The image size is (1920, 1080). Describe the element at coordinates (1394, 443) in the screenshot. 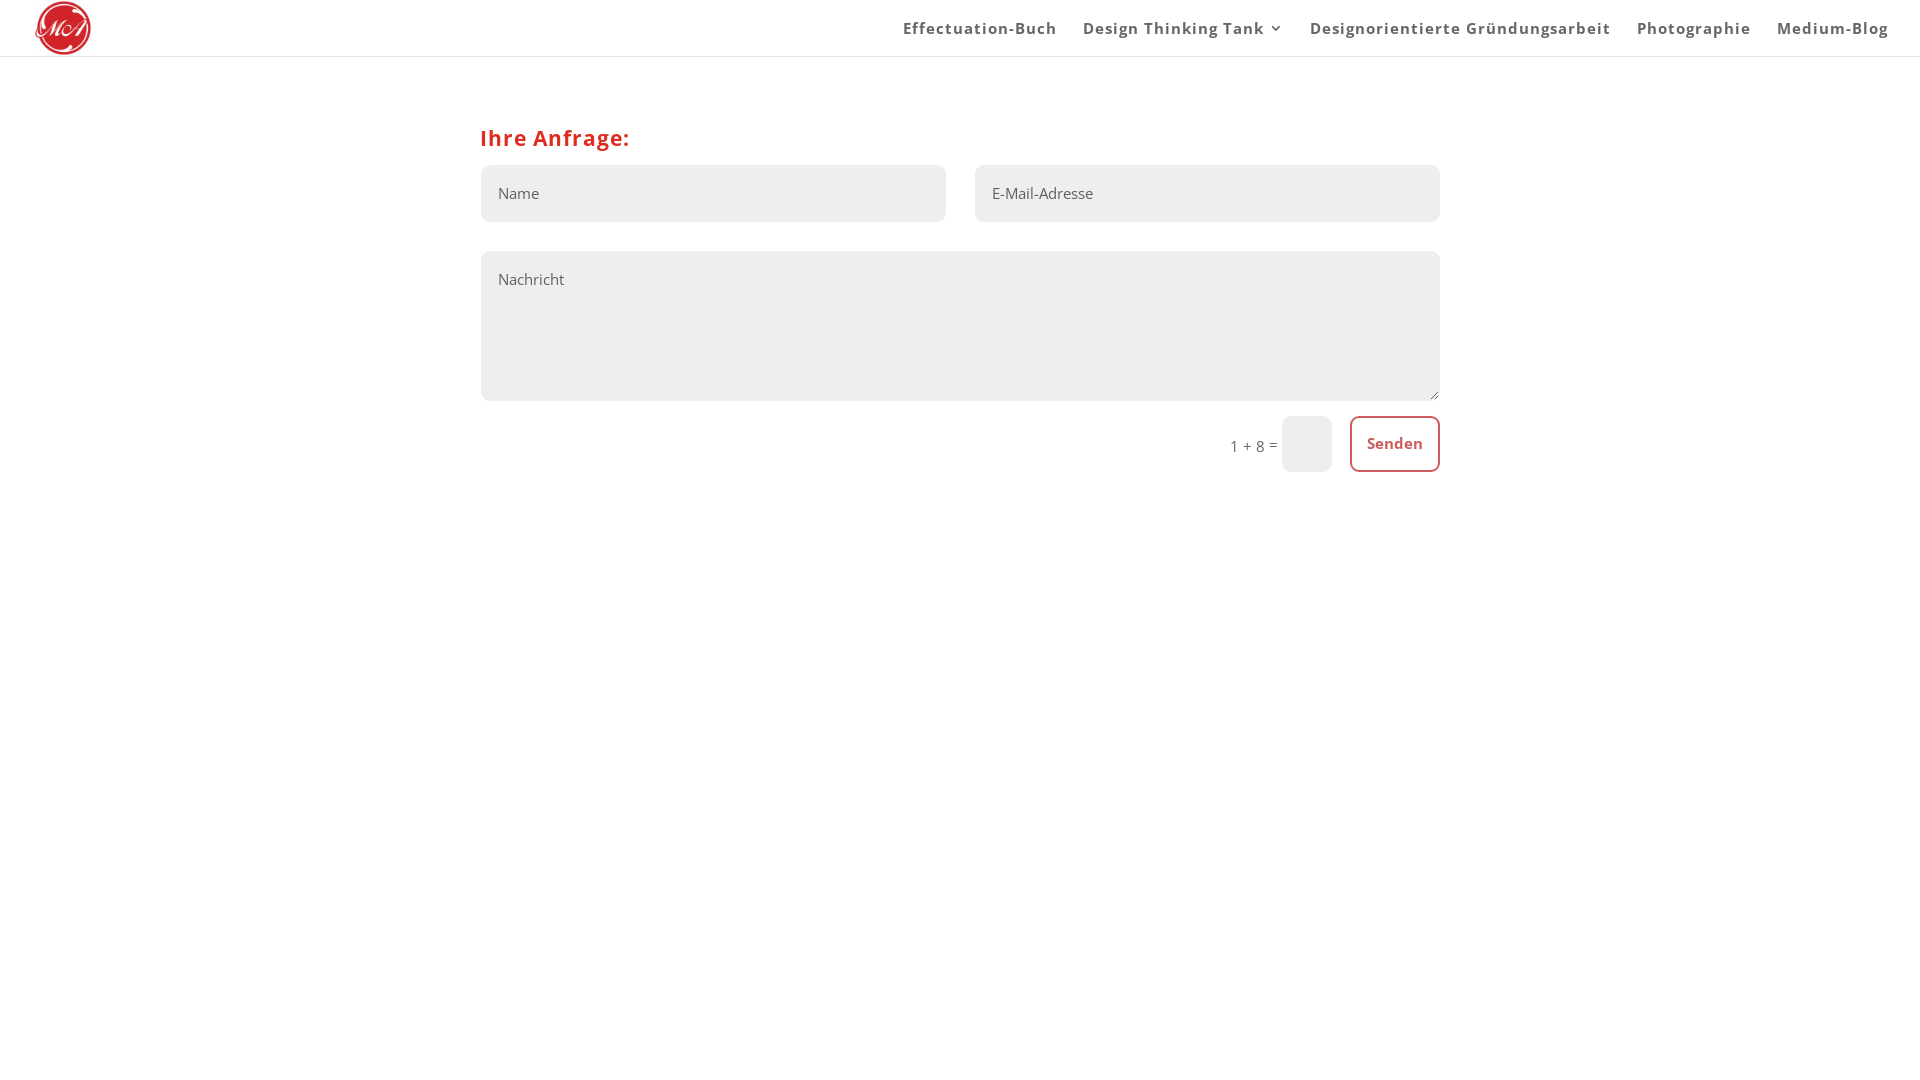

I see `'Senden'` at that location.